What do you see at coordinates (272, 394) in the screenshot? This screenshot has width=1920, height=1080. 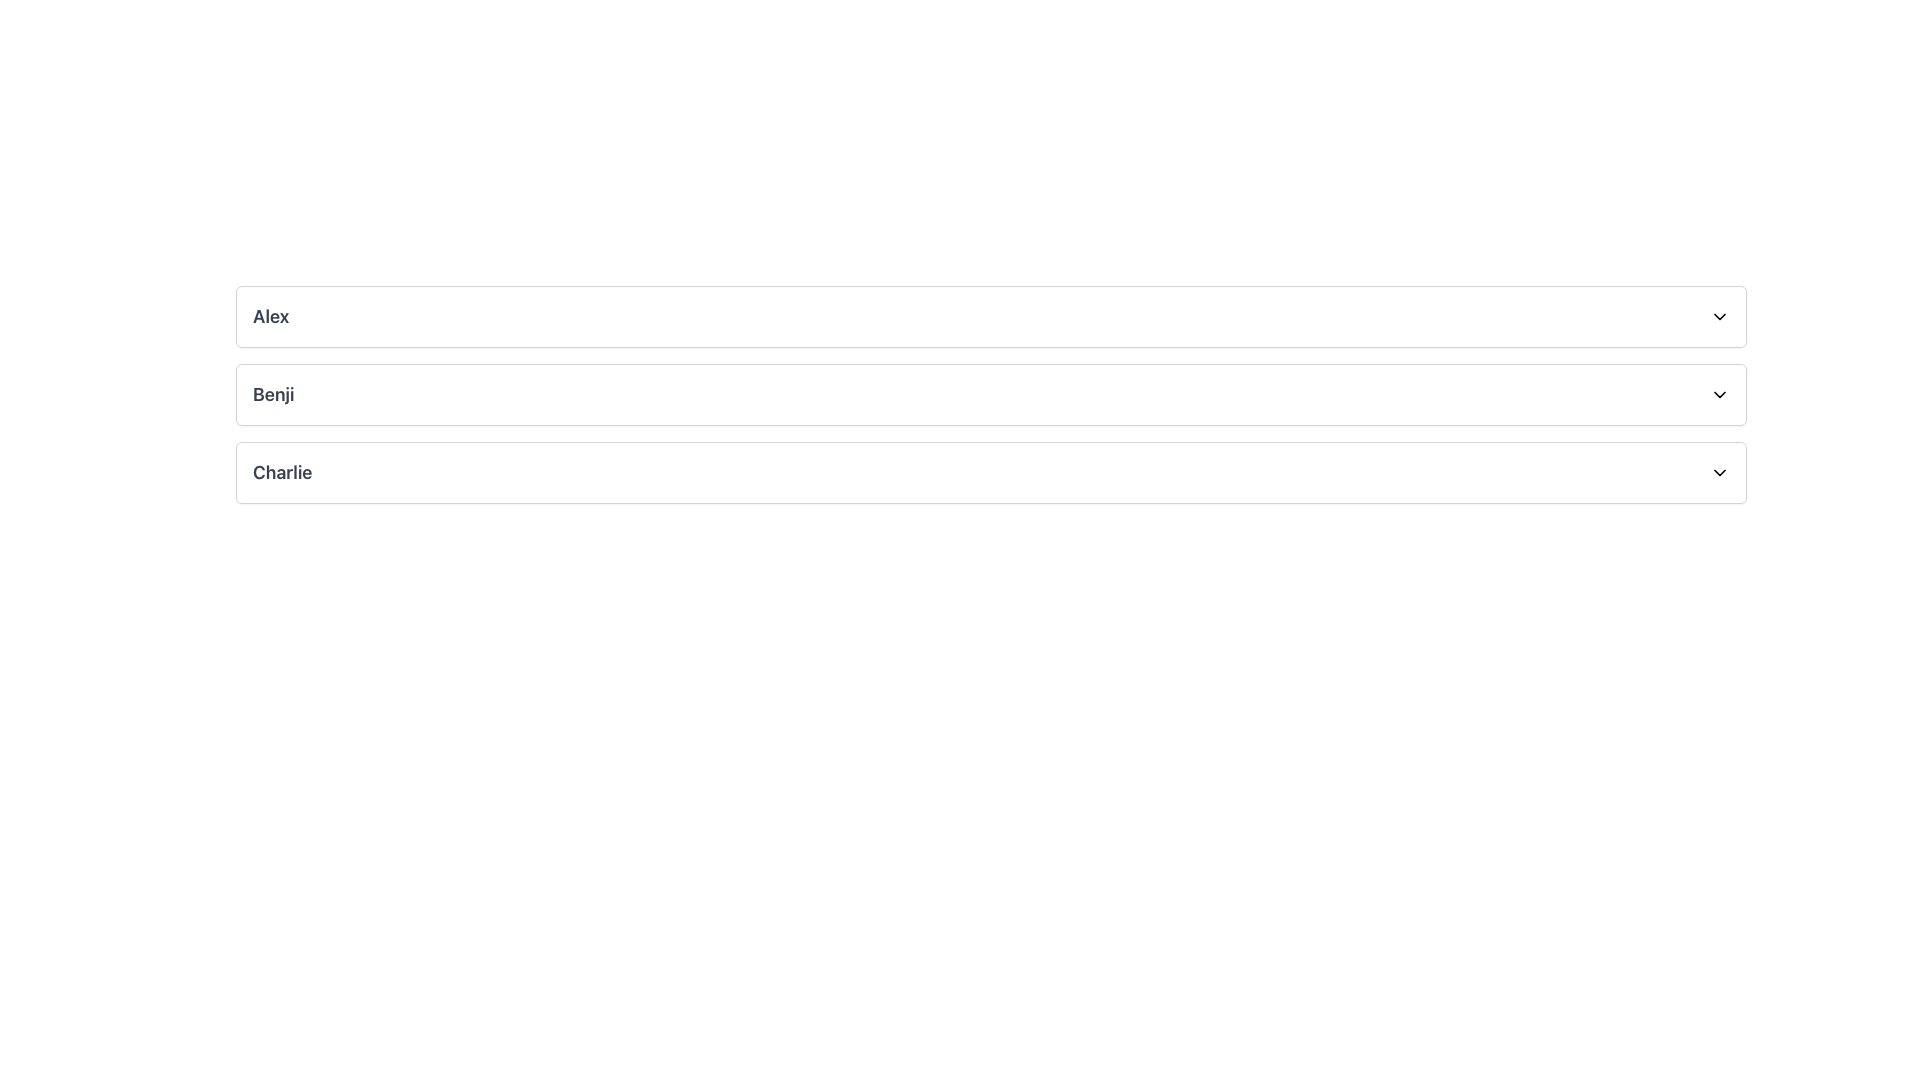 I see `the text label that displays 'Benji' in bold dark gray font for identification purposes` at bounding box center [272, 394].